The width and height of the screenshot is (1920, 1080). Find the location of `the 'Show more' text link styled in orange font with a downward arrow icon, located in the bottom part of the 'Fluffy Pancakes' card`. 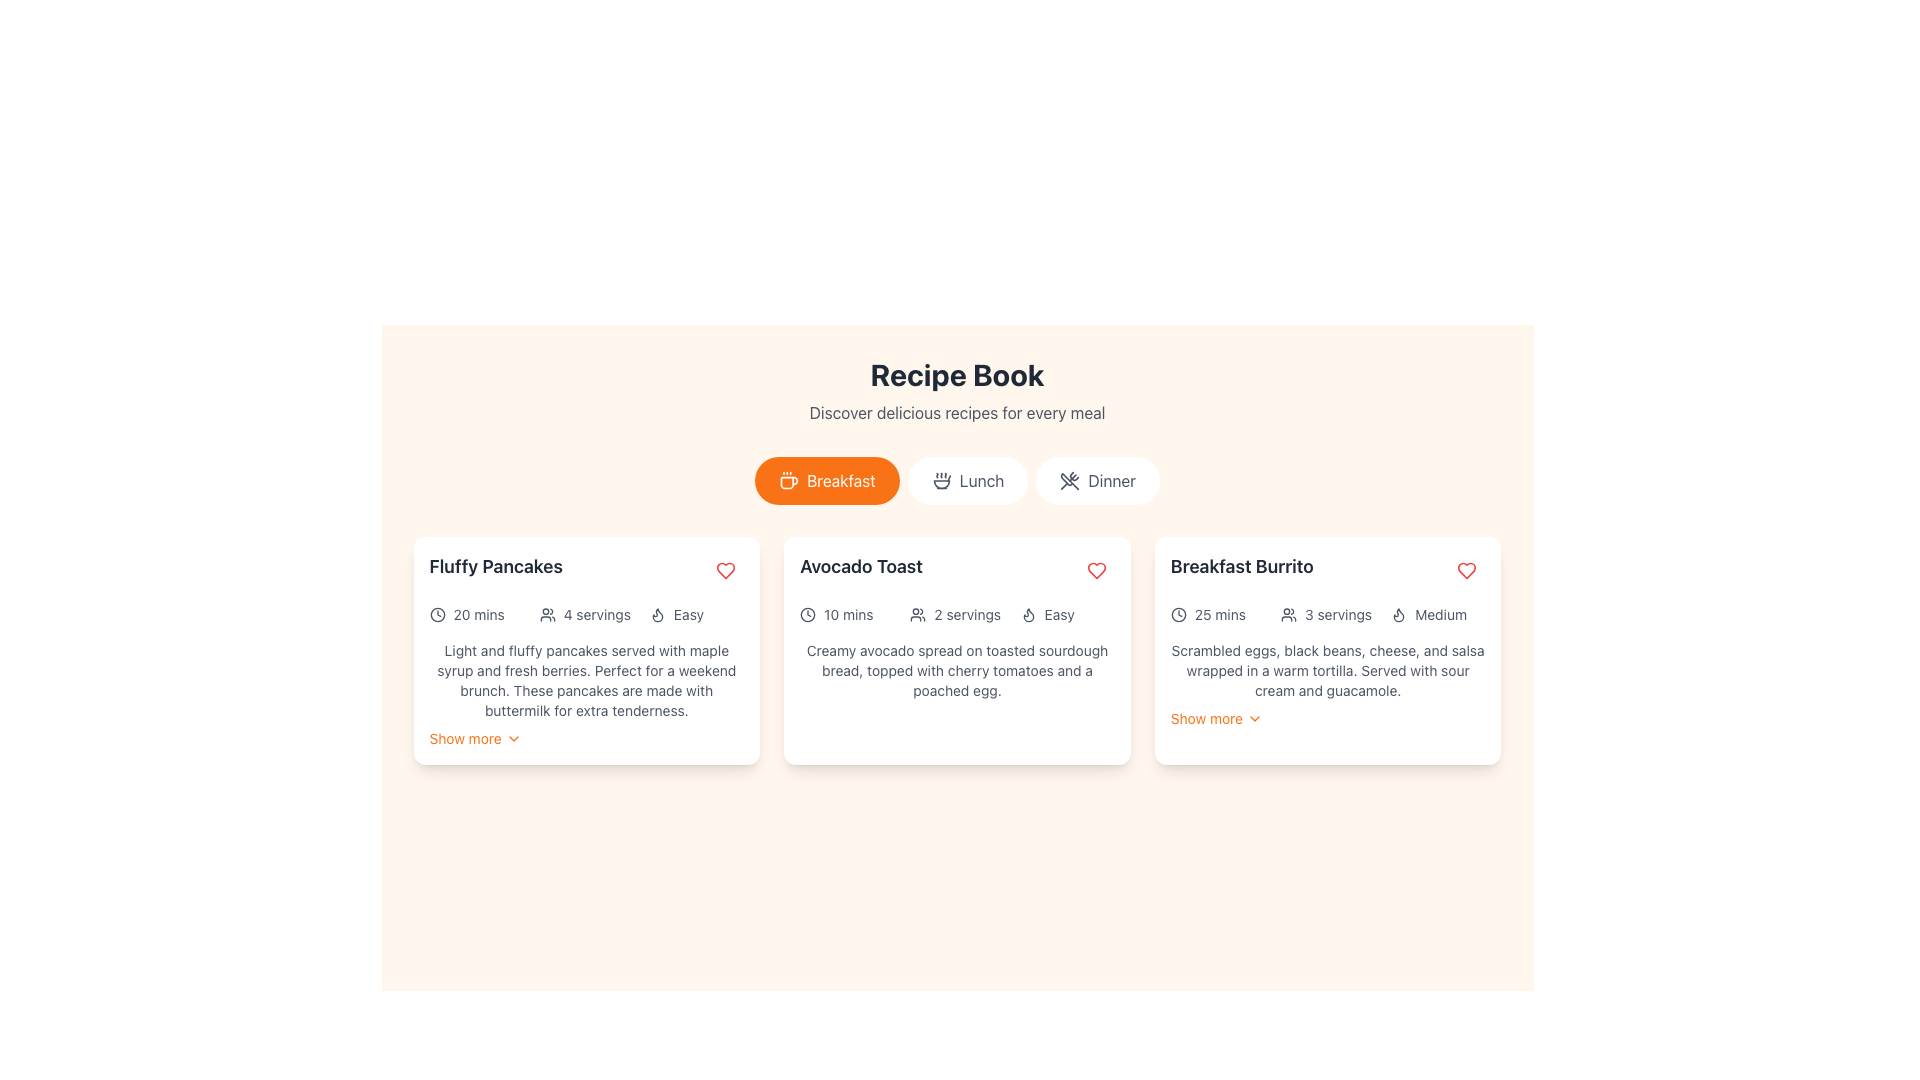

the 'Show more' text link styled in orange font with a downward arrow icon, located in the bottom part of the 'Fluffy Pancakes' card is located at coordinates (474, 739).